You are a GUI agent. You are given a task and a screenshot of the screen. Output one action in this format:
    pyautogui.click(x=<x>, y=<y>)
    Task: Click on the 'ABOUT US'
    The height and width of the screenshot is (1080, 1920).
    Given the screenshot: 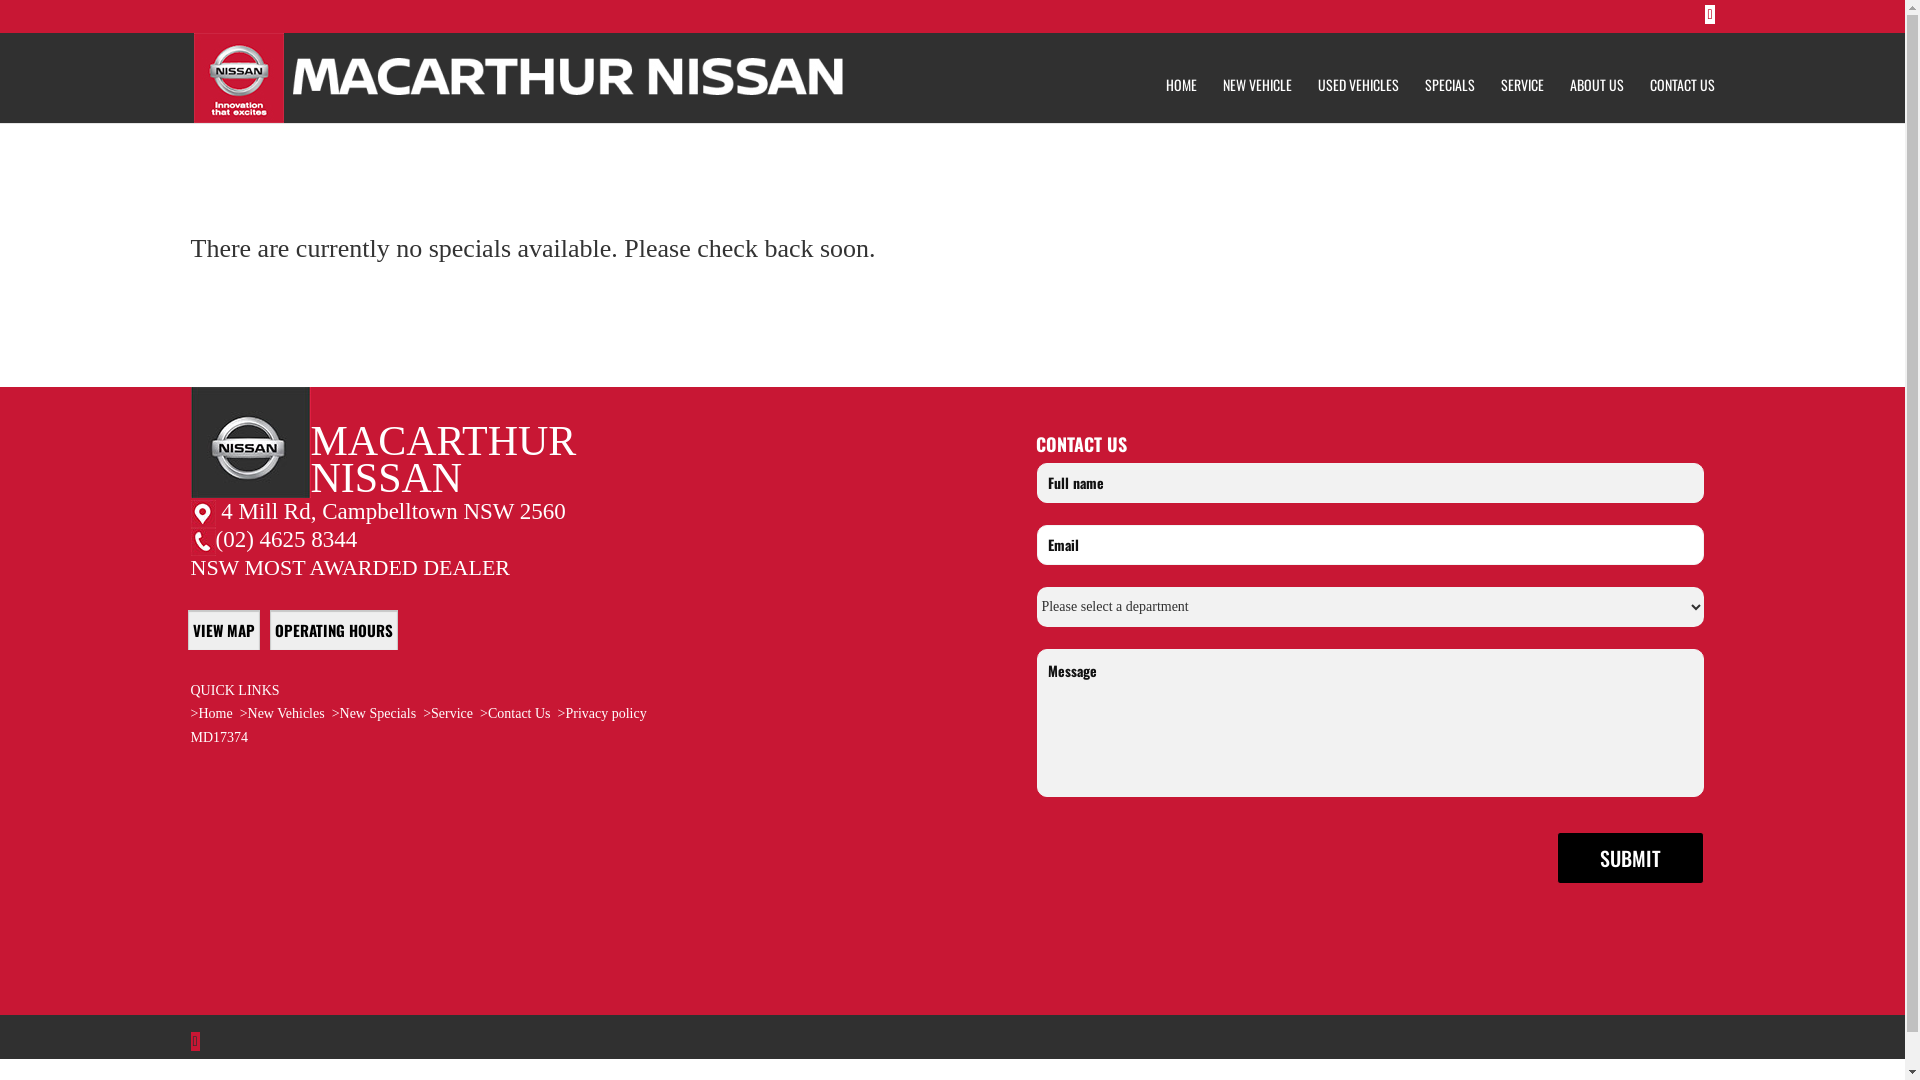 What is the action you would take?
    pyautogui.click(x=1596, y=91)
    